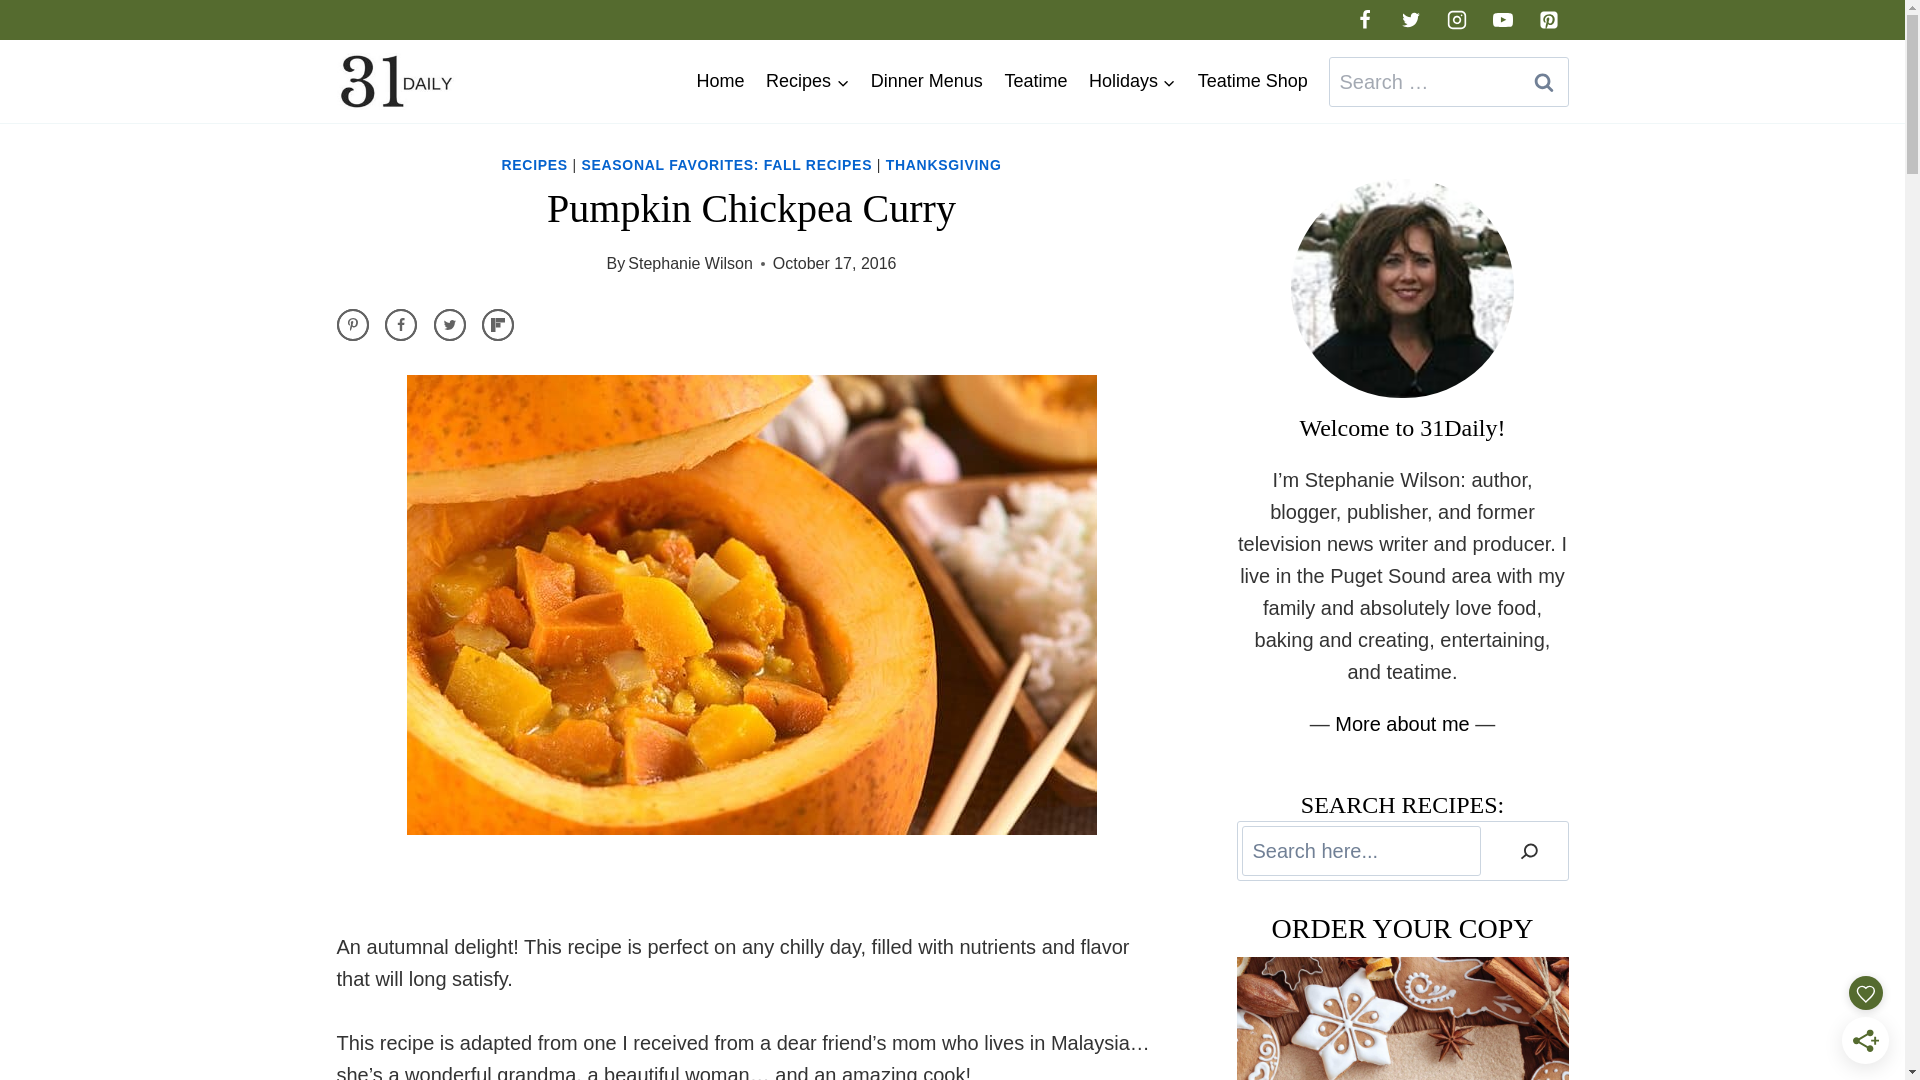 The height and width of the screenshot is (1080, 1920). Describe the element at coordinates (690, 262) in the screenshot. I see `'Stephanie Wilson'` at that location.